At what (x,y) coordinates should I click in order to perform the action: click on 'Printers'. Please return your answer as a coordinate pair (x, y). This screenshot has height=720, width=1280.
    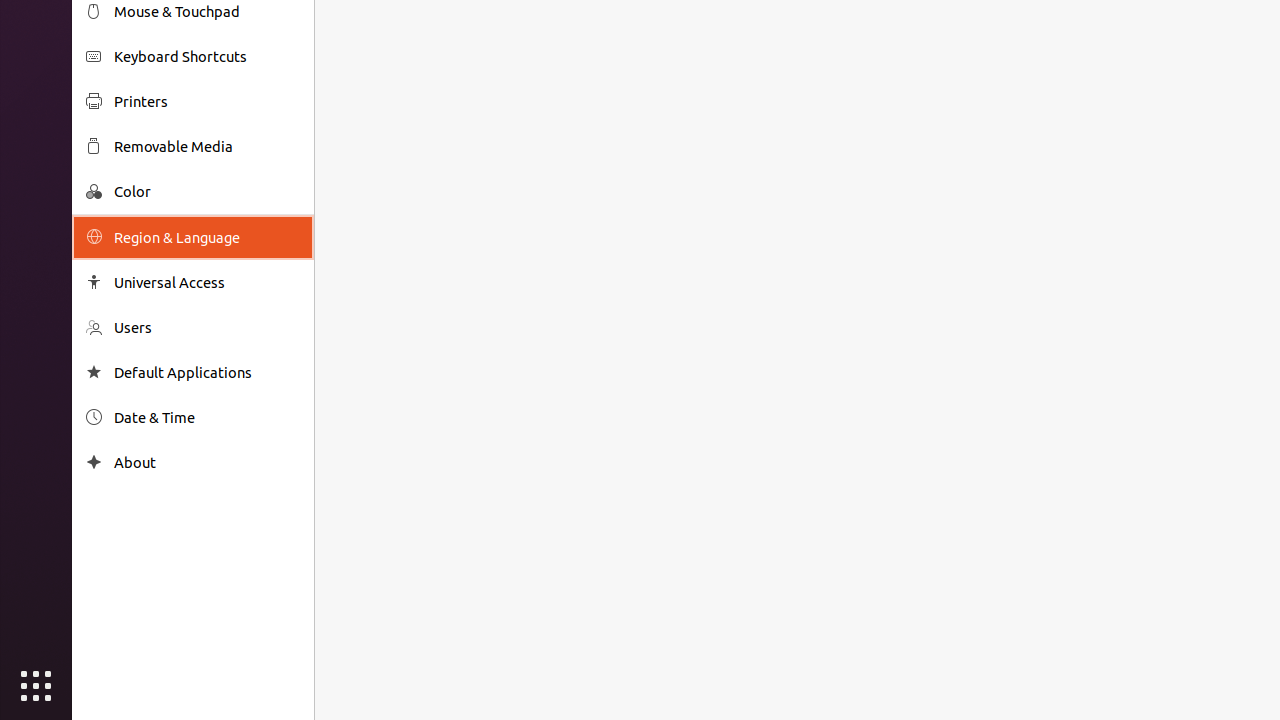
    Looking at the image, I should click on (206, 101).